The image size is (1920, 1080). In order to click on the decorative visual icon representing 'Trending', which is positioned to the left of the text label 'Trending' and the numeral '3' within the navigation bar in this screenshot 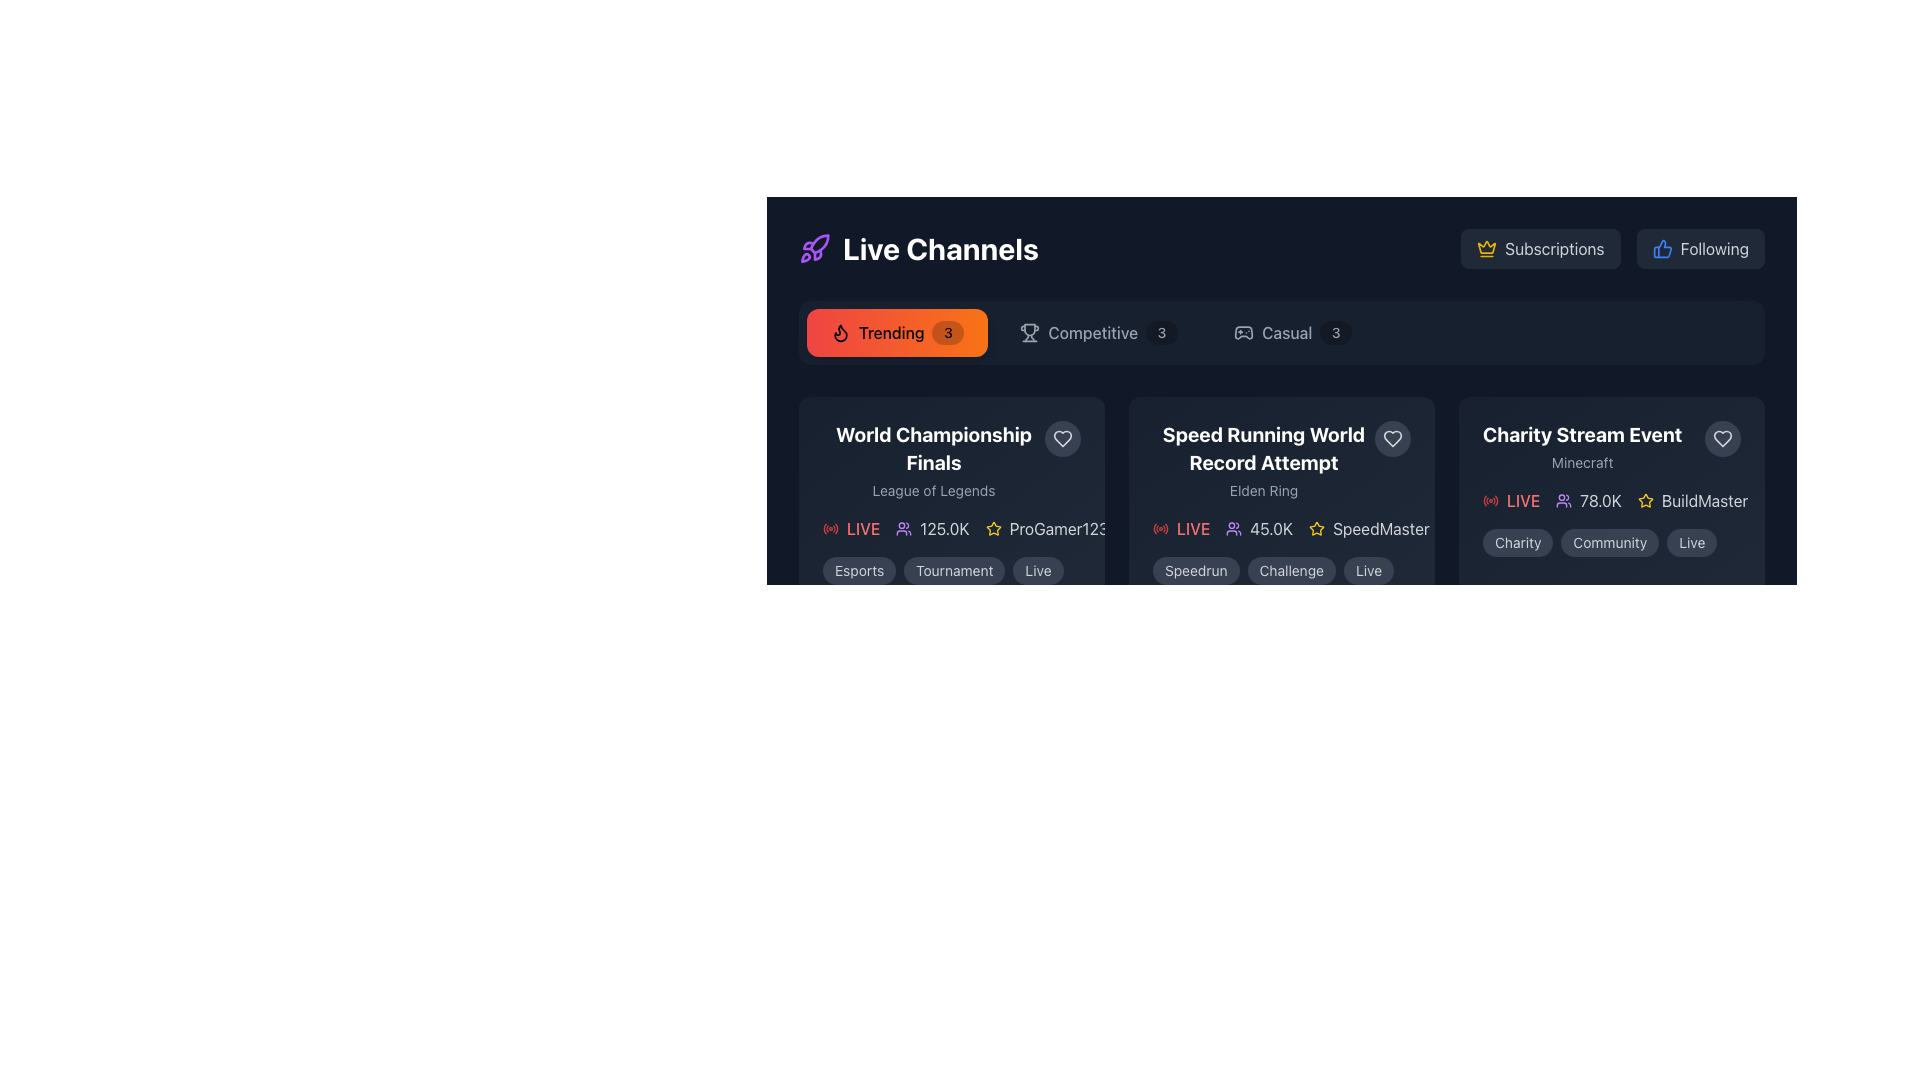, I will do `click(840, 331)`.